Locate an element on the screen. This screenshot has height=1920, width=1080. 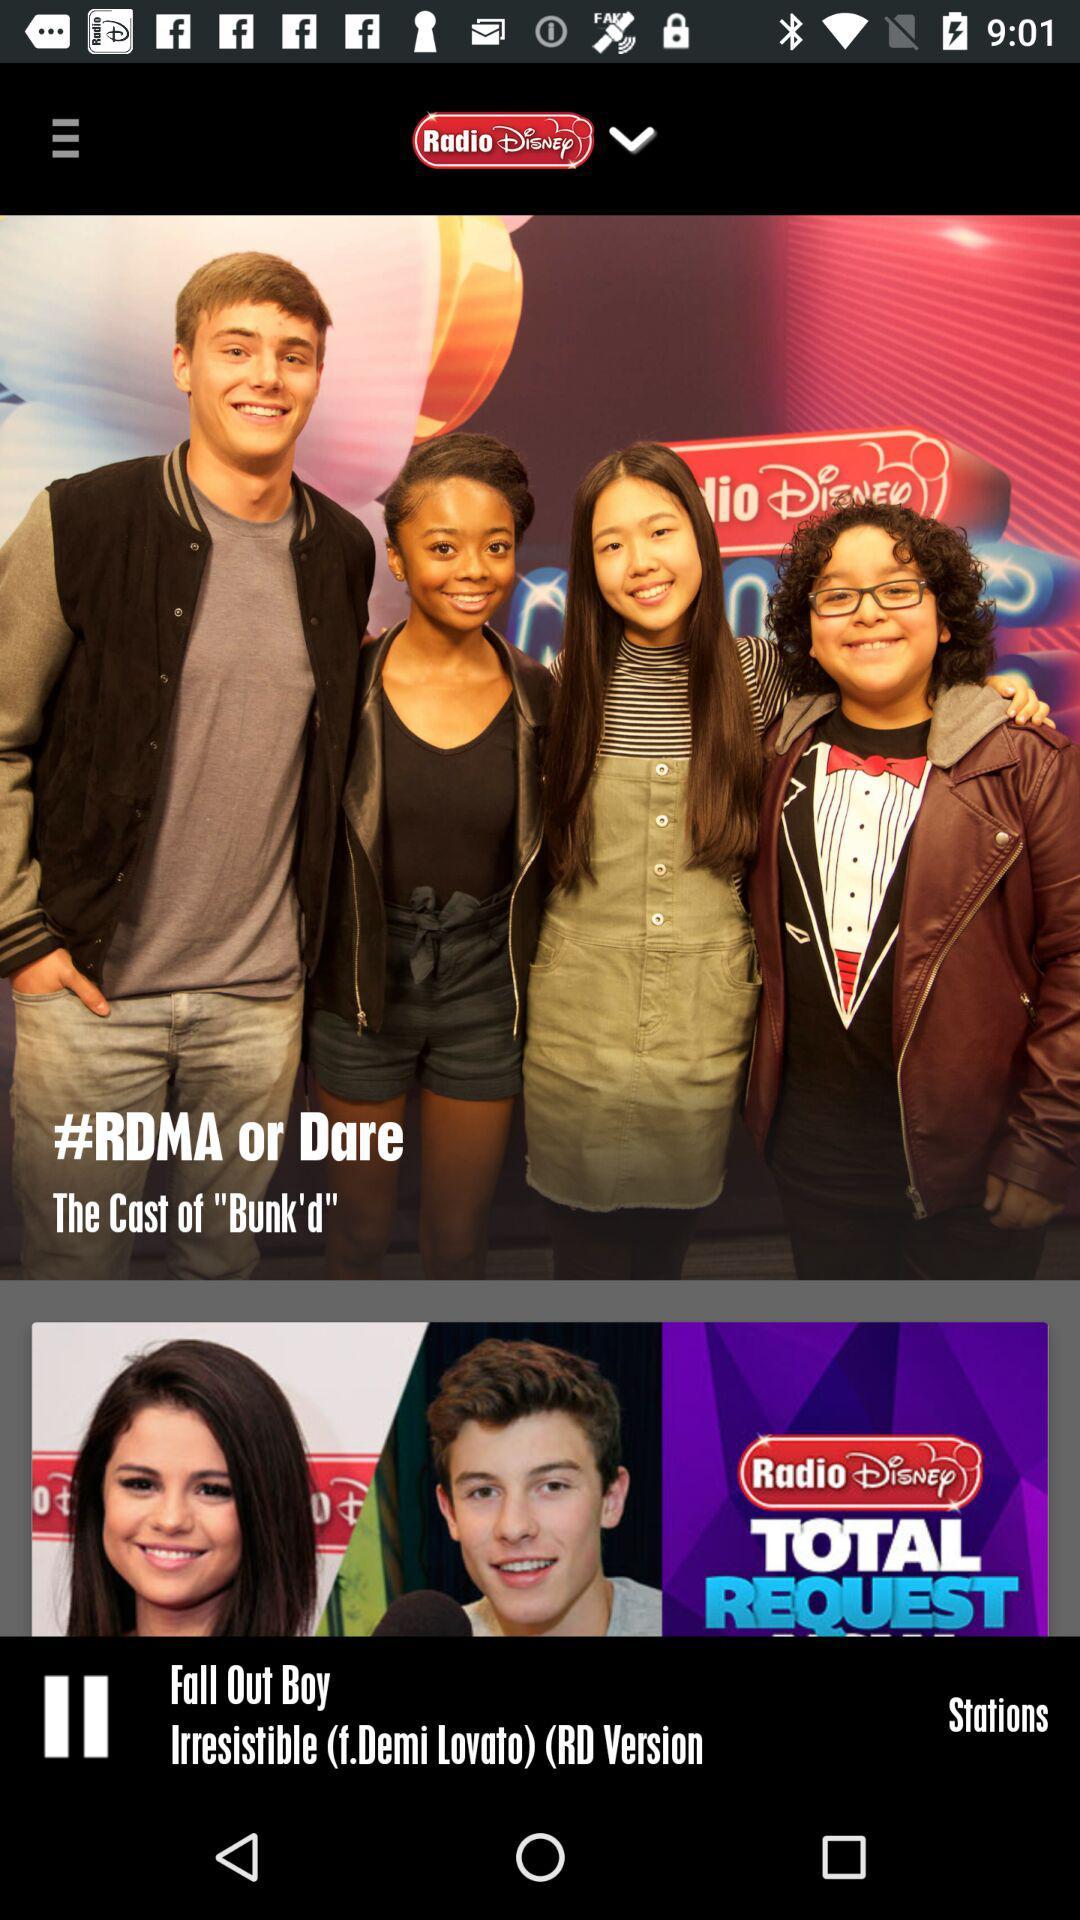
the item to the right of fall out boy icon is located at coordinates (998, 1713).